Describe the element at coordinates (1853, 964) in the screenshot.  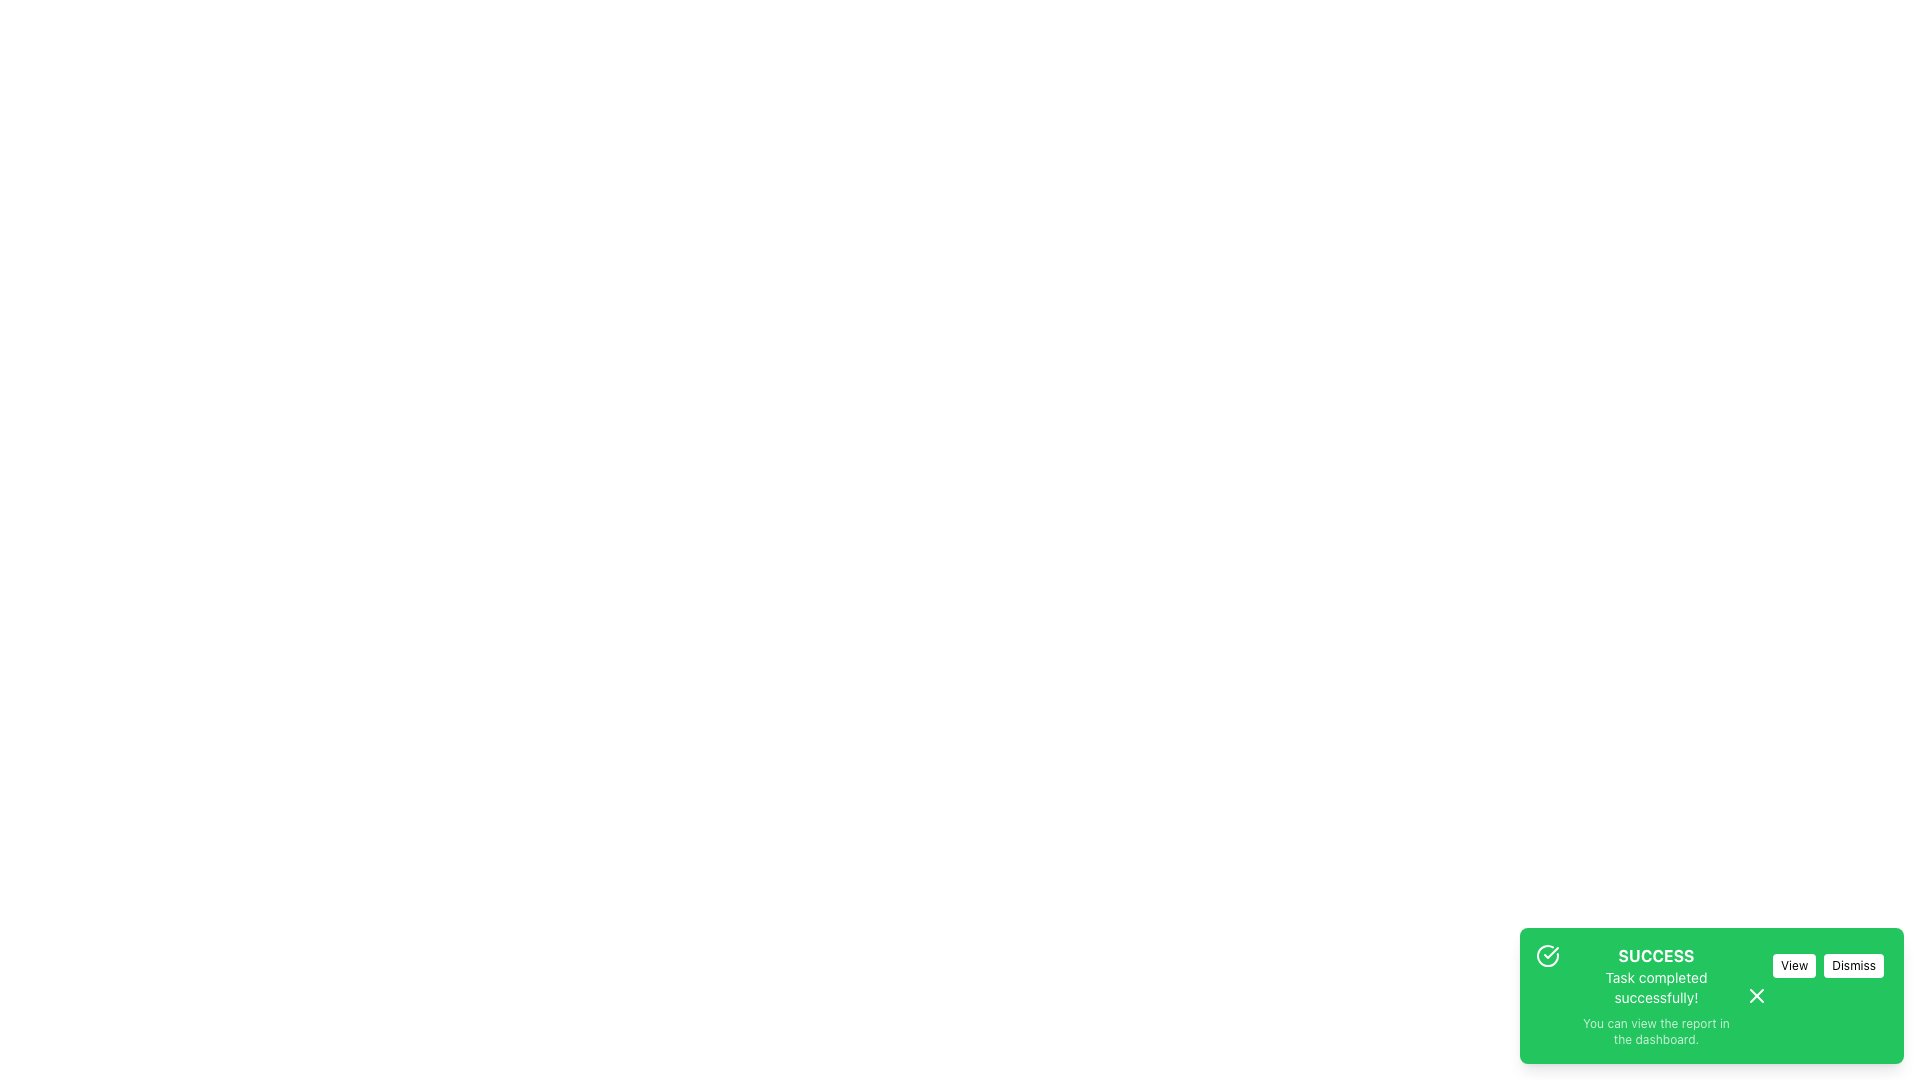
I see `the dismiss button located in the lower-right area of the green notification card` at that location.